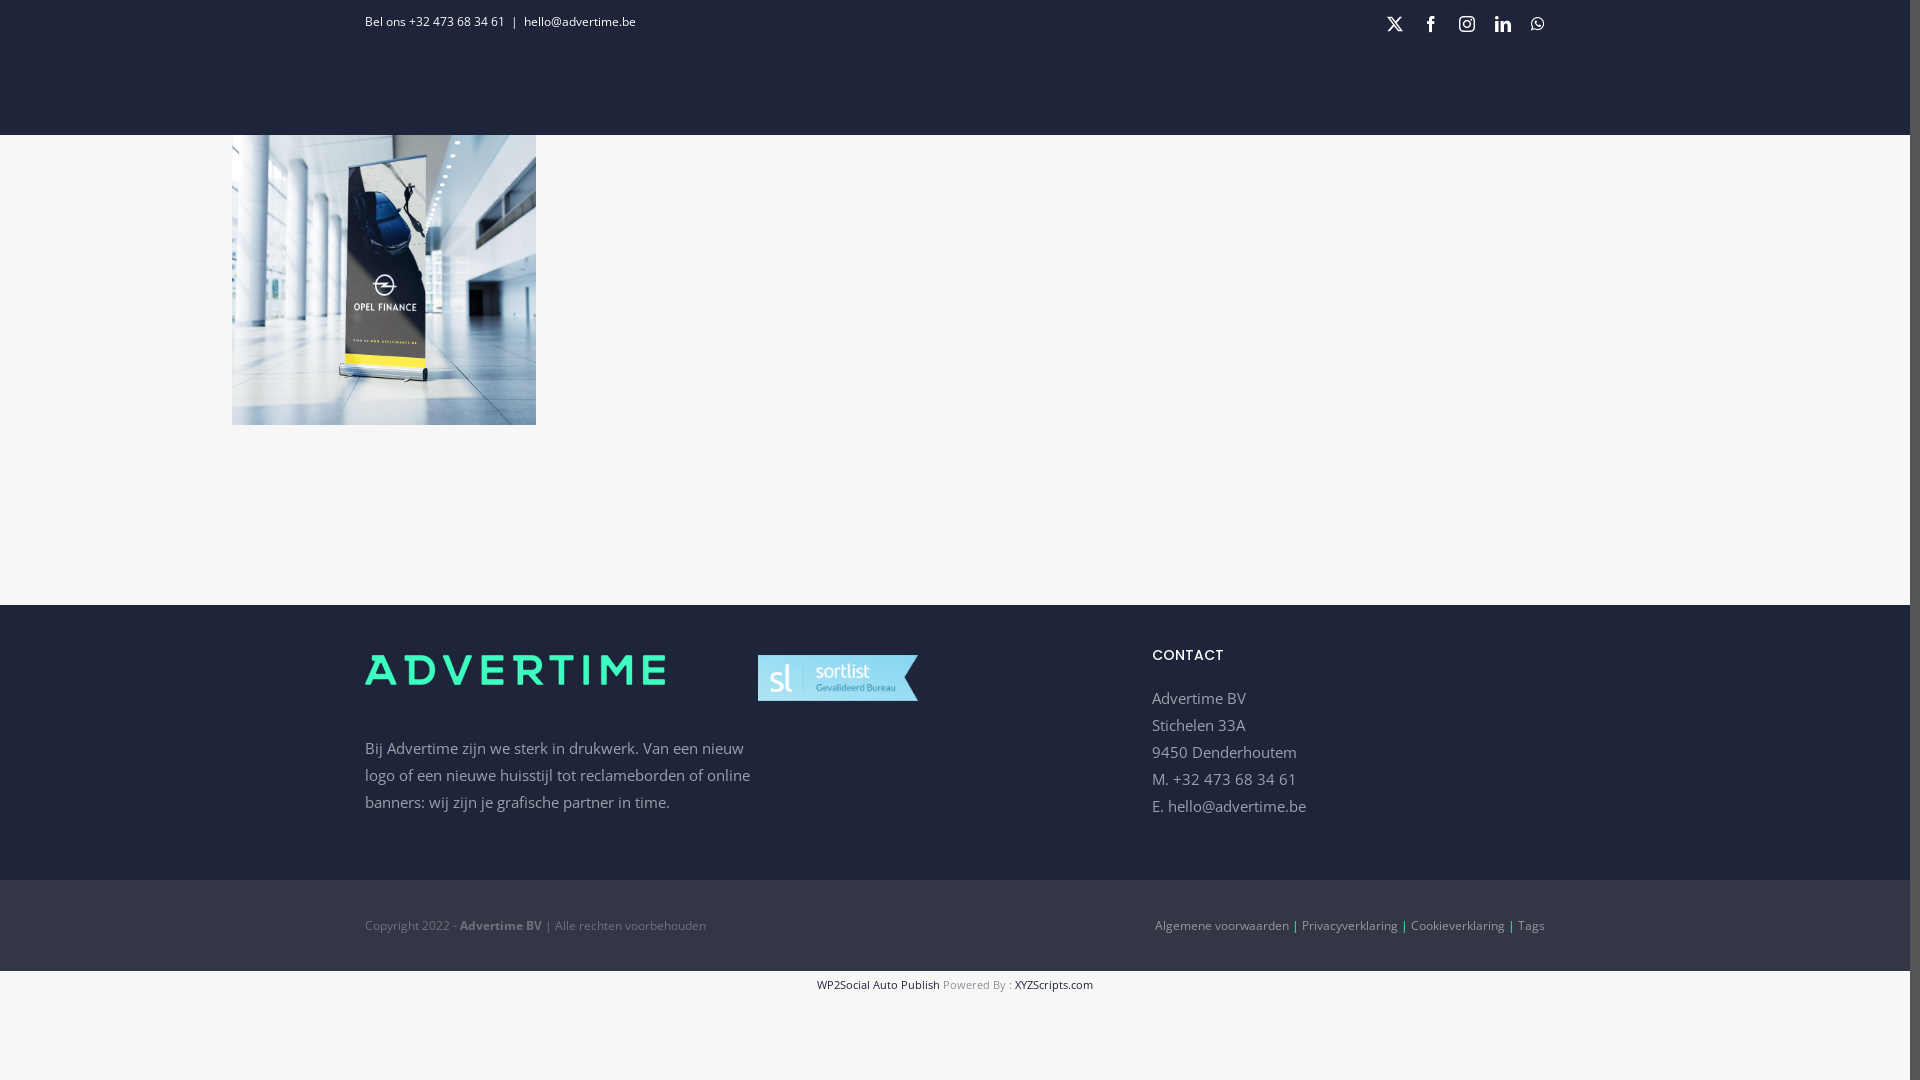 The height and width of the screenshot is (1080, 1920). Describe the element at coordinates (873, 86) in the screenshot. I see `'NIEUWS'` at that location.